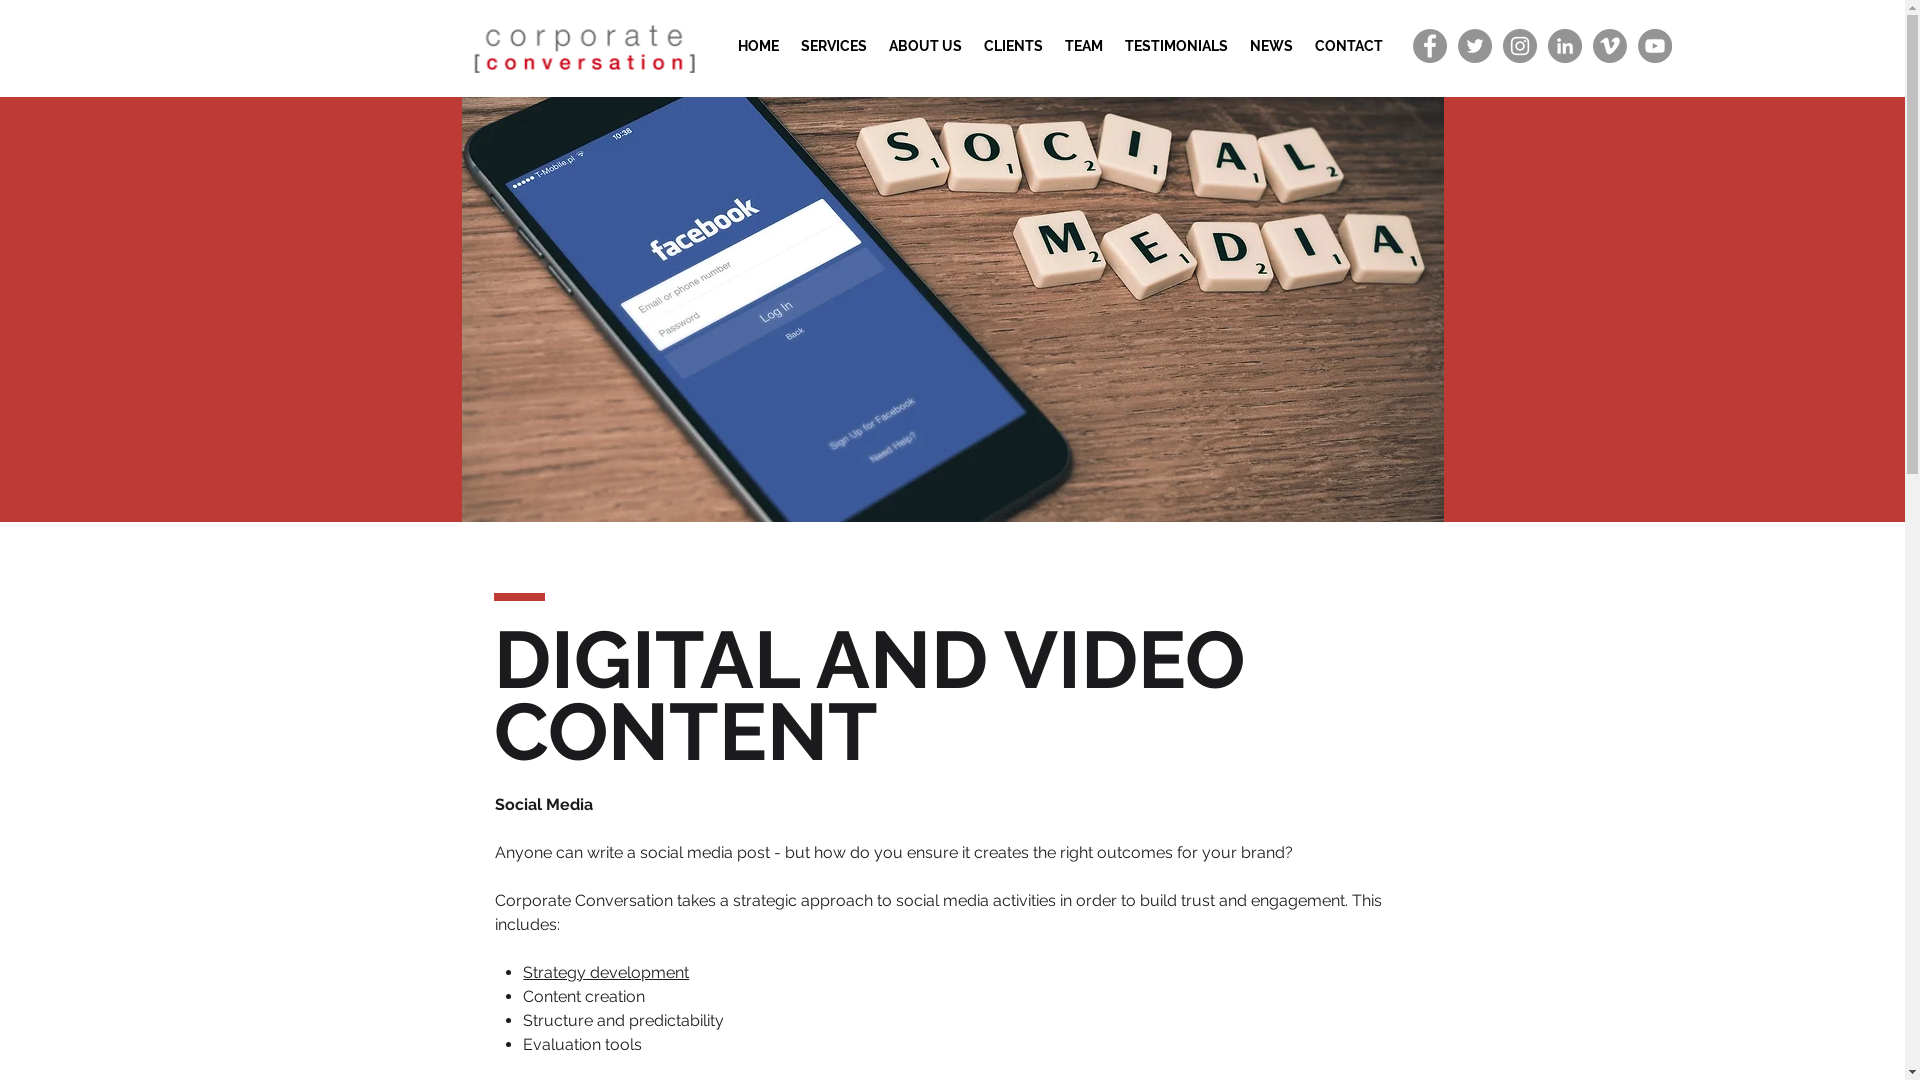  I want to click on 'NEWS', so click(1269, 45).